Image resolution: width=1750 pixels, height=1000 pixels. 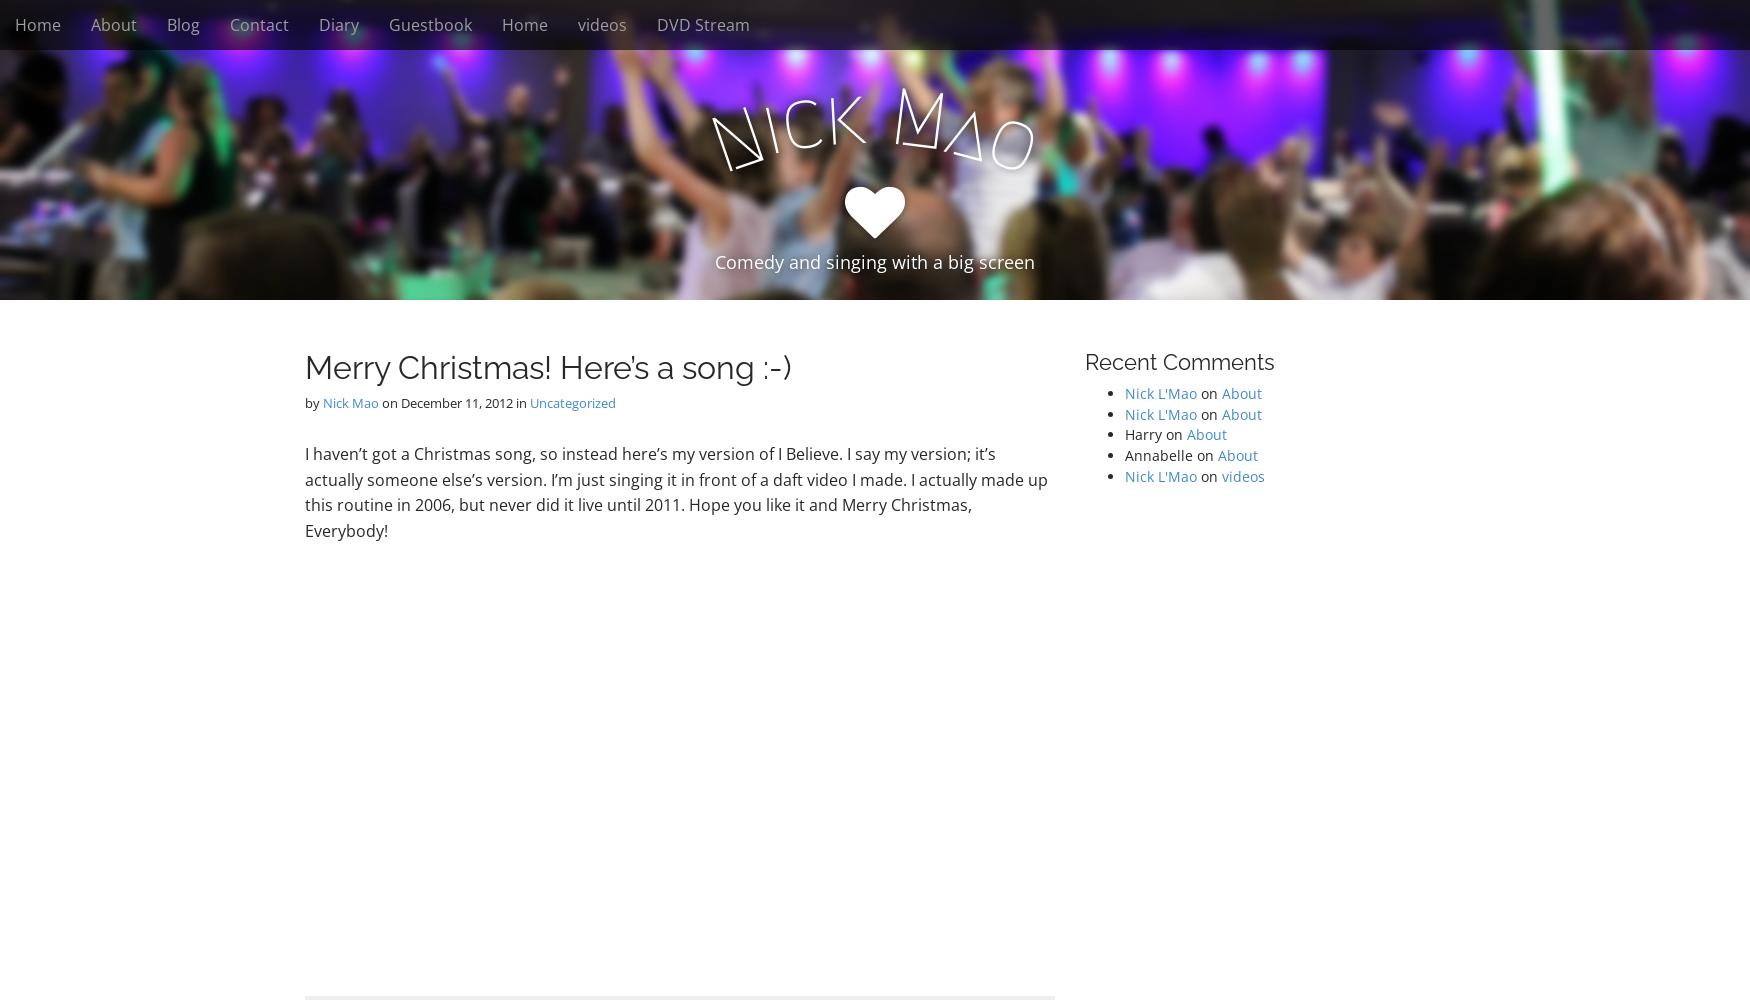 What do you see at coordinates (338, 25) in the screenshot?
I see `'Diary'` at bounding box center [338, 25].